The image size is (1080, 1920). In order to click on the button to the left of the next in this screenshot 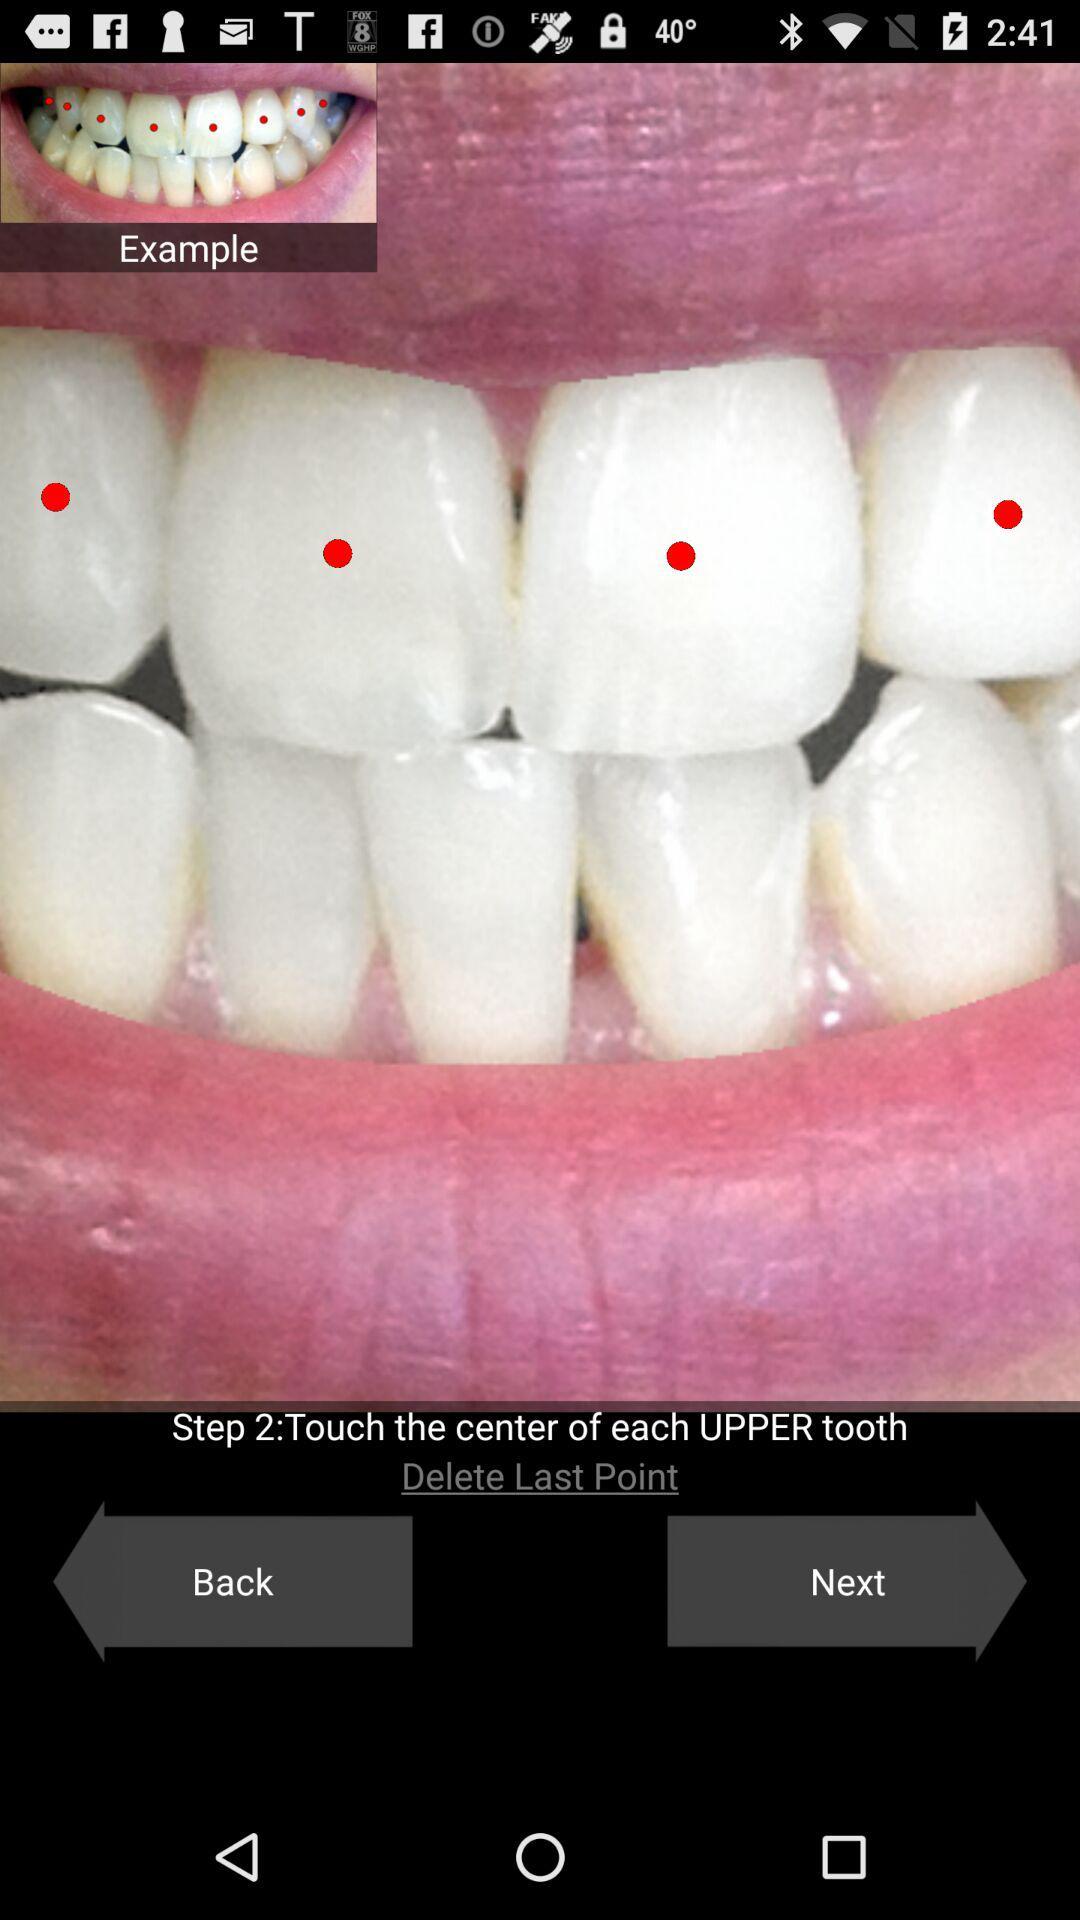, I will do `click(231, 1580)`.